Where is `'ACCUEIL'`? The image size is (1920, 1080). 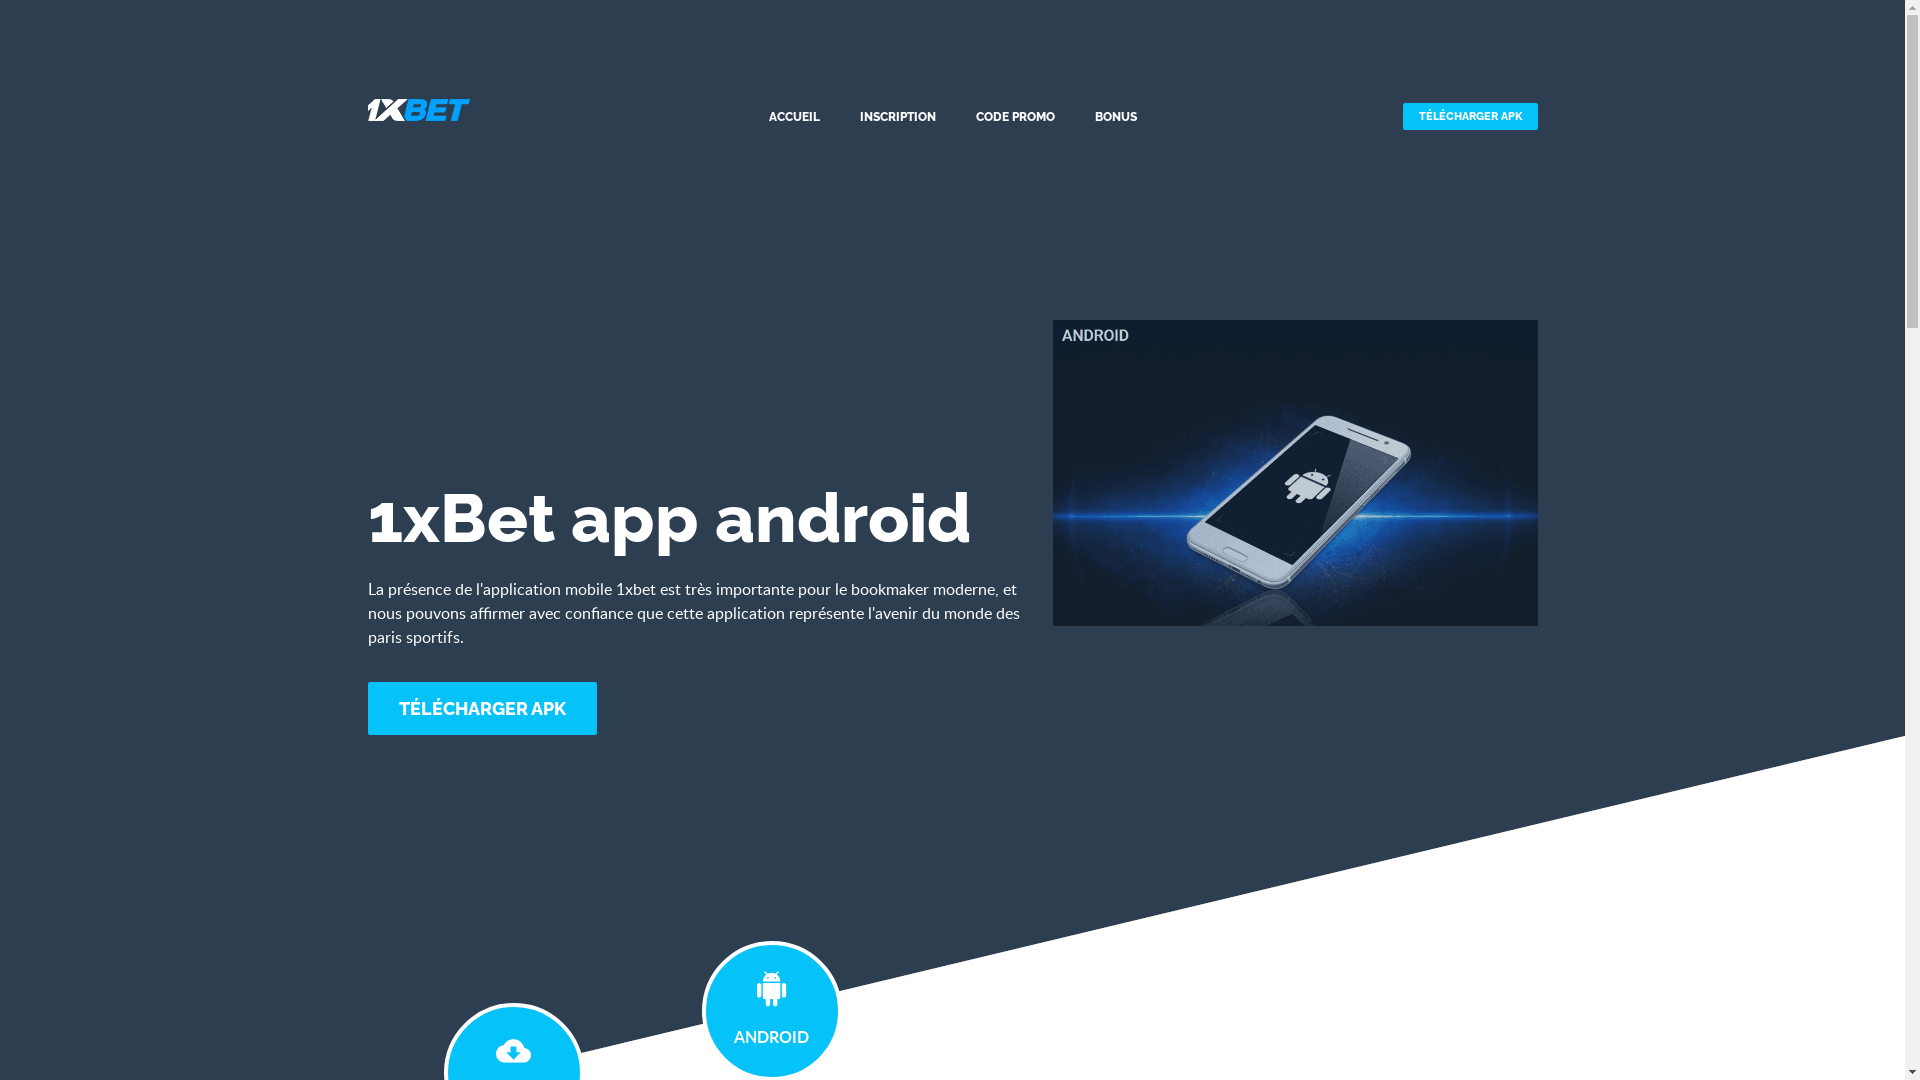 'ACCUEIL' is located at coordinates (793, 116).